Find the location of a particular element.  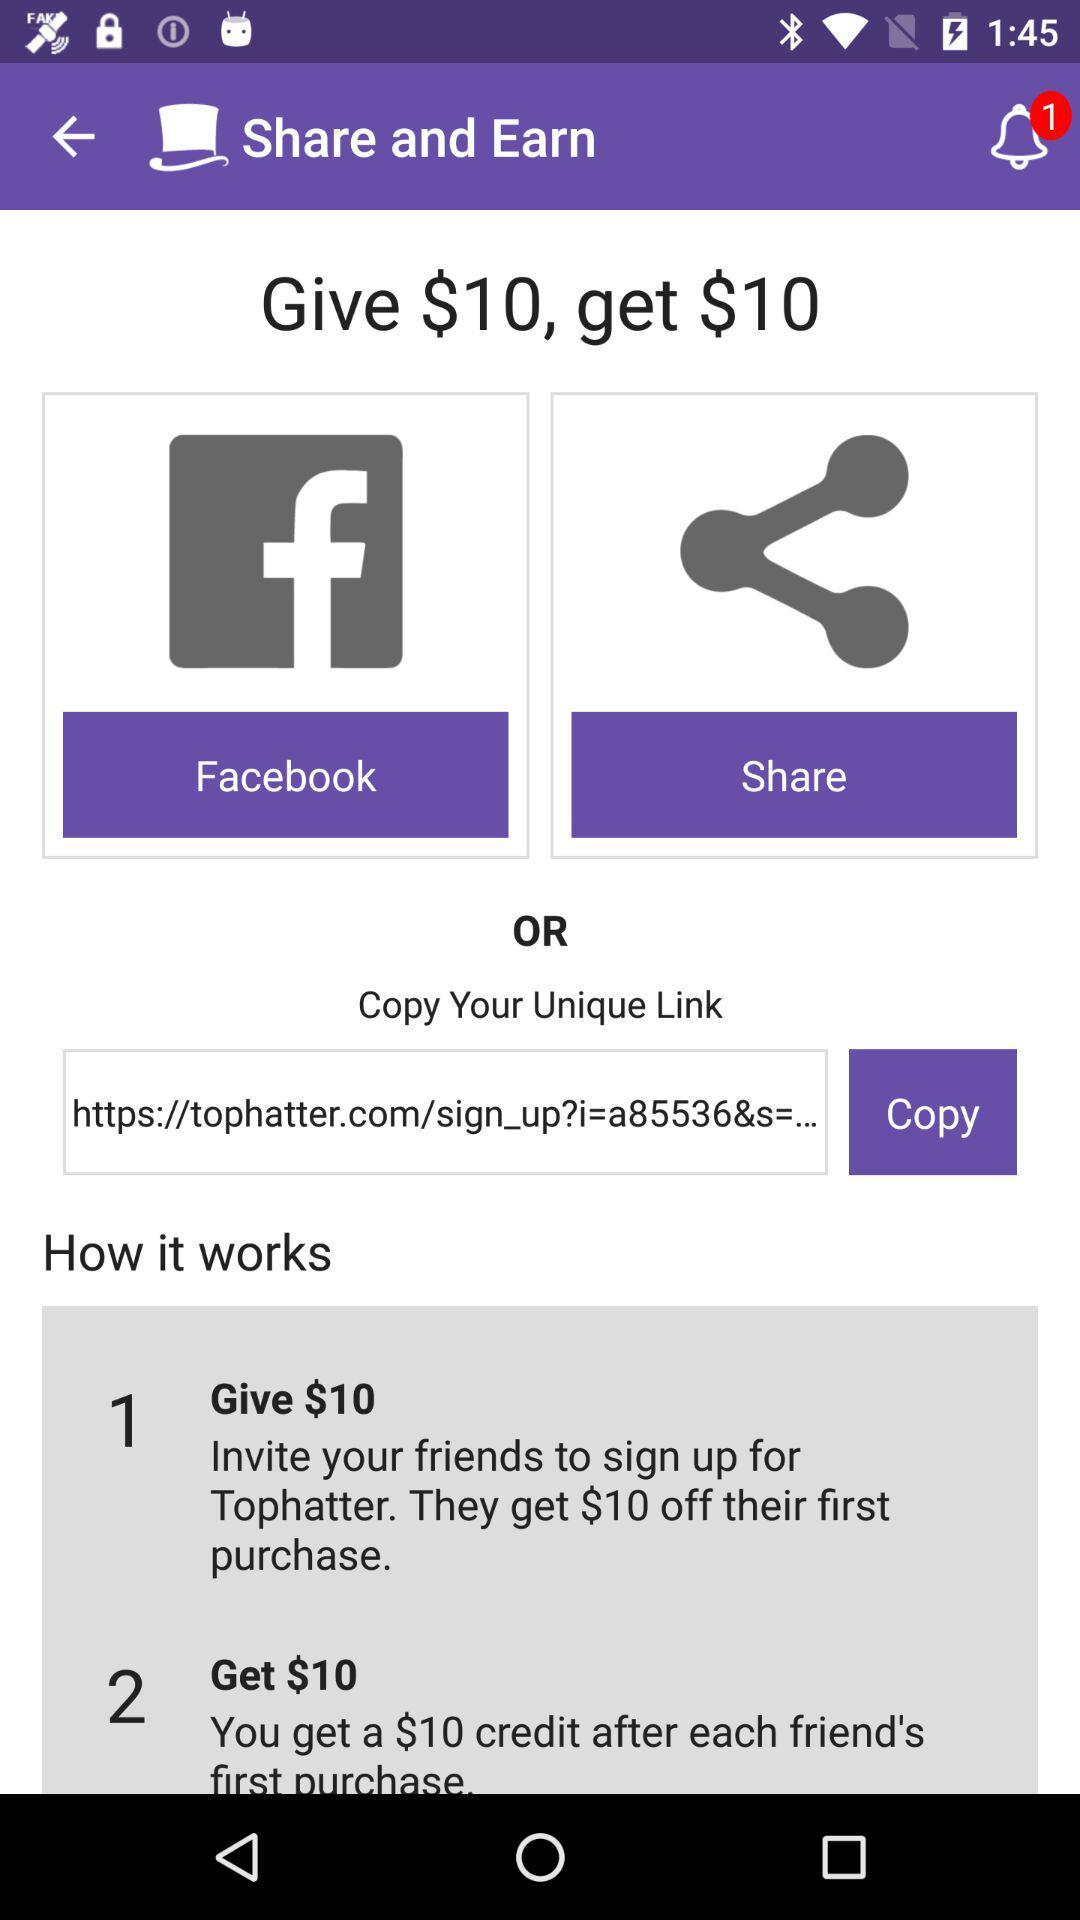

the item above give 10 get icon is located at coordinates (1019, 135).